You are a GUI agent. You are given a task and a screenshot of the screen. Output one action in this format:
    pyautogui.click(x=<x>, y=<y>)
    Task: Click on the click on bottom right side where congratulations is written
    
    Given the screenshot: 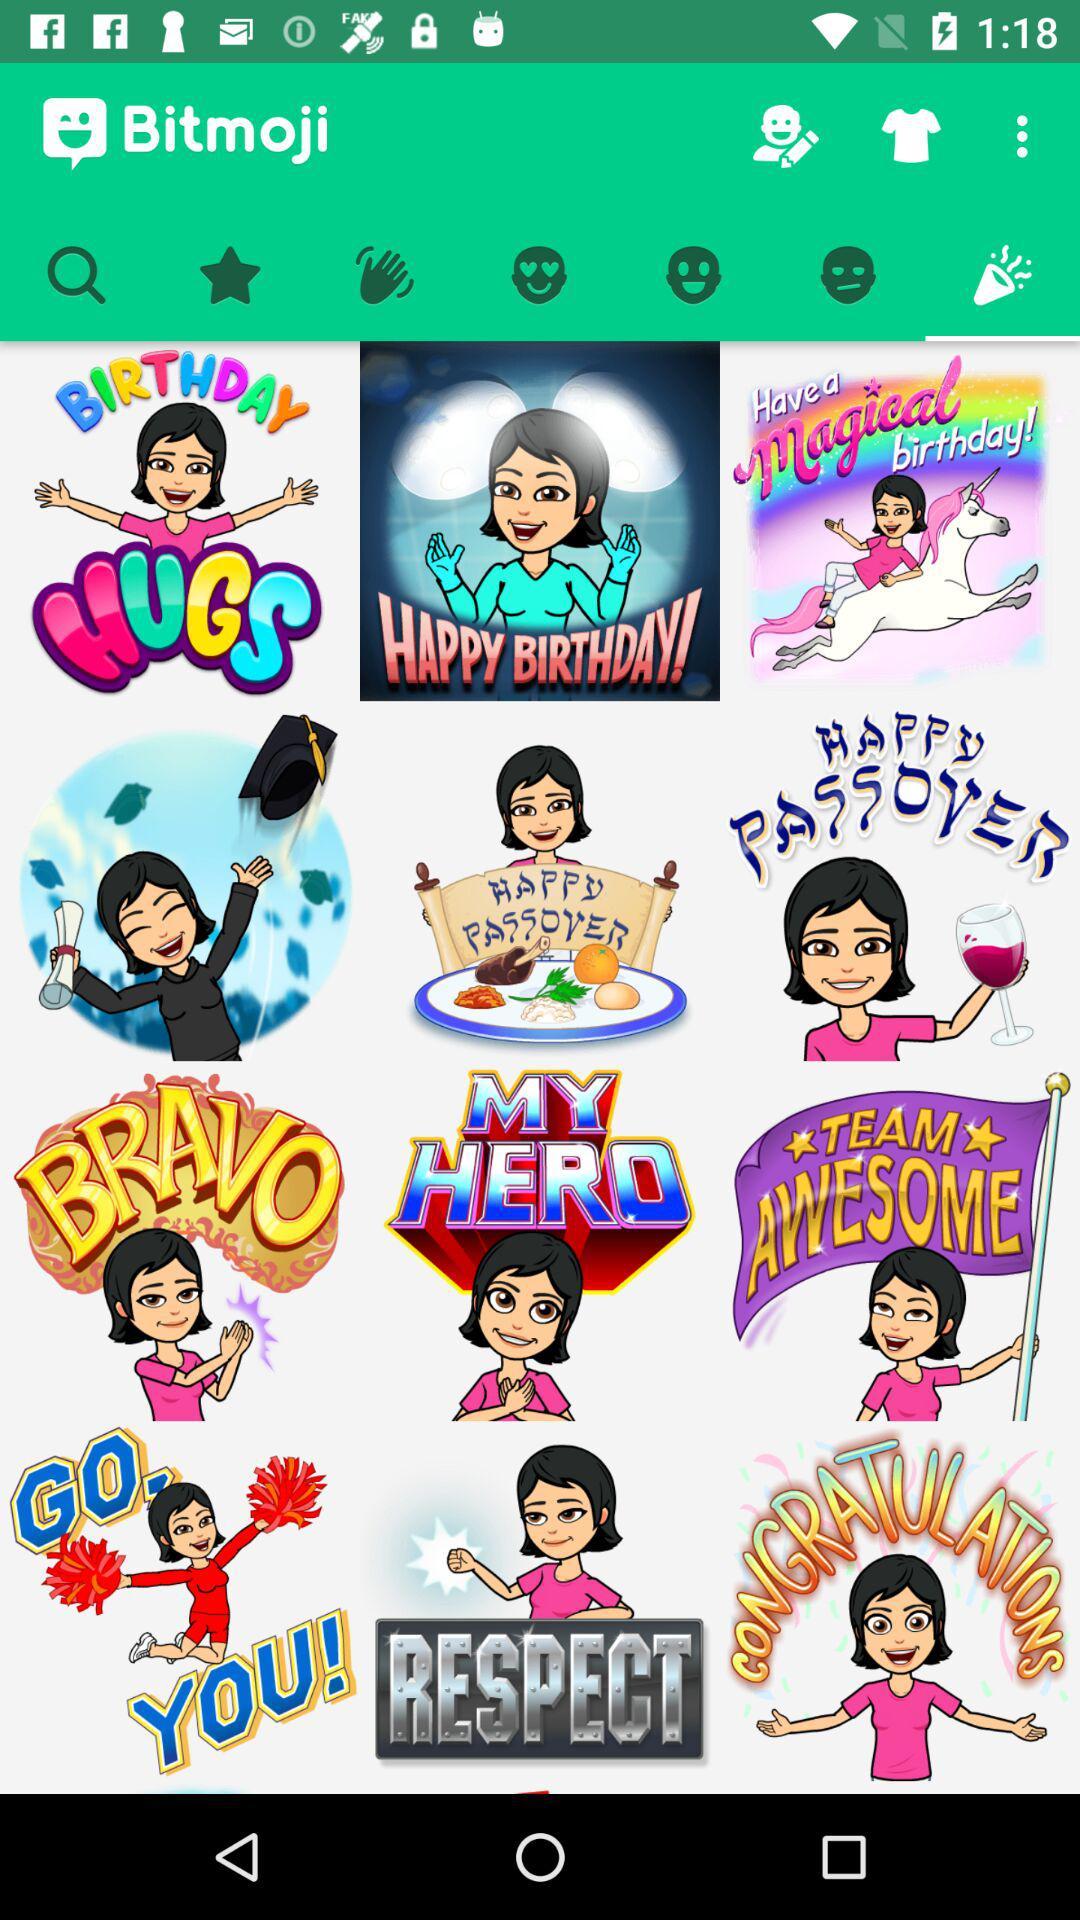 What is the action you would take?
    pyautogui.click(x=898, y=1787)
    